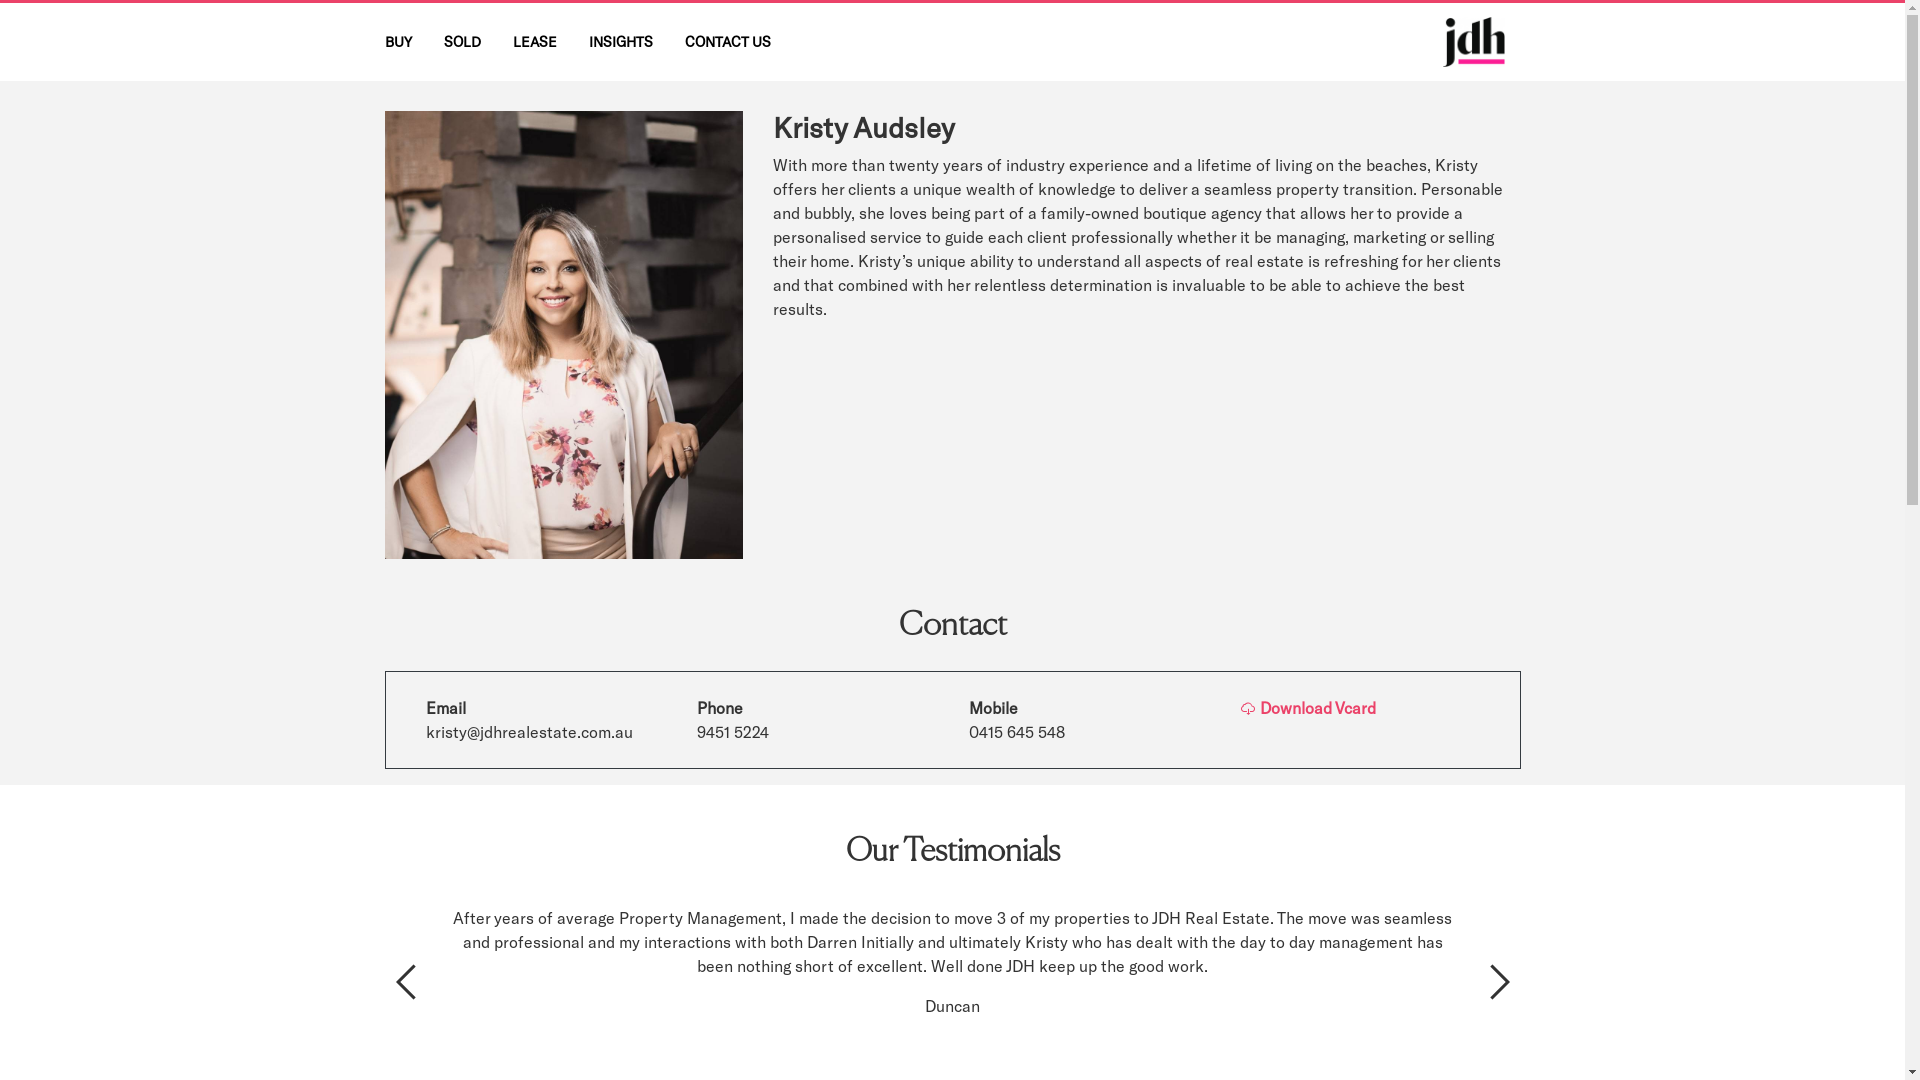 The height and width of the screenshot is (1080, 1920). What do you see at coordinates (461, 42) in the screenshot?
I see `'SOLD'` at bounding box center [461, 42].